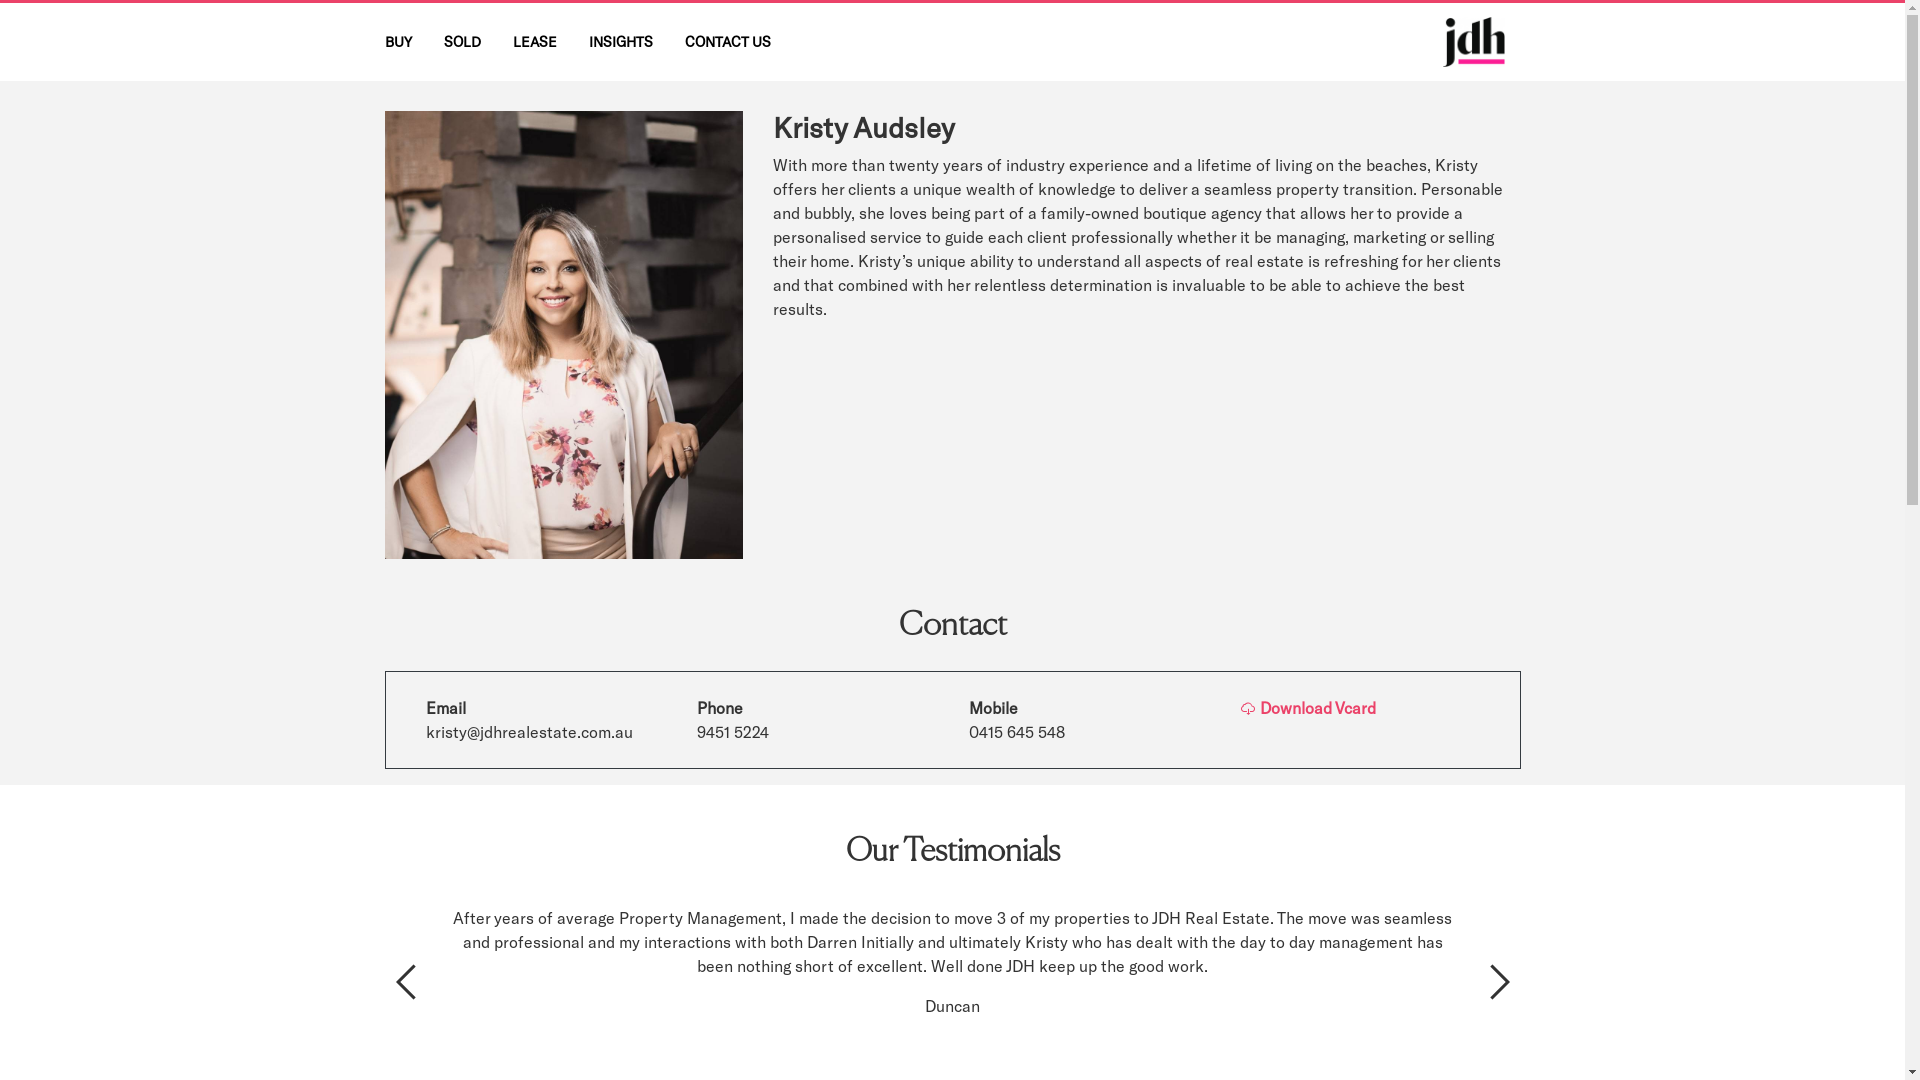 The height and width of the screenshot is (1080, 1920). What do you see at coordinates (461, 42) in the screenshot?
I see `'SOLD'` at bounding box center [461, 42].